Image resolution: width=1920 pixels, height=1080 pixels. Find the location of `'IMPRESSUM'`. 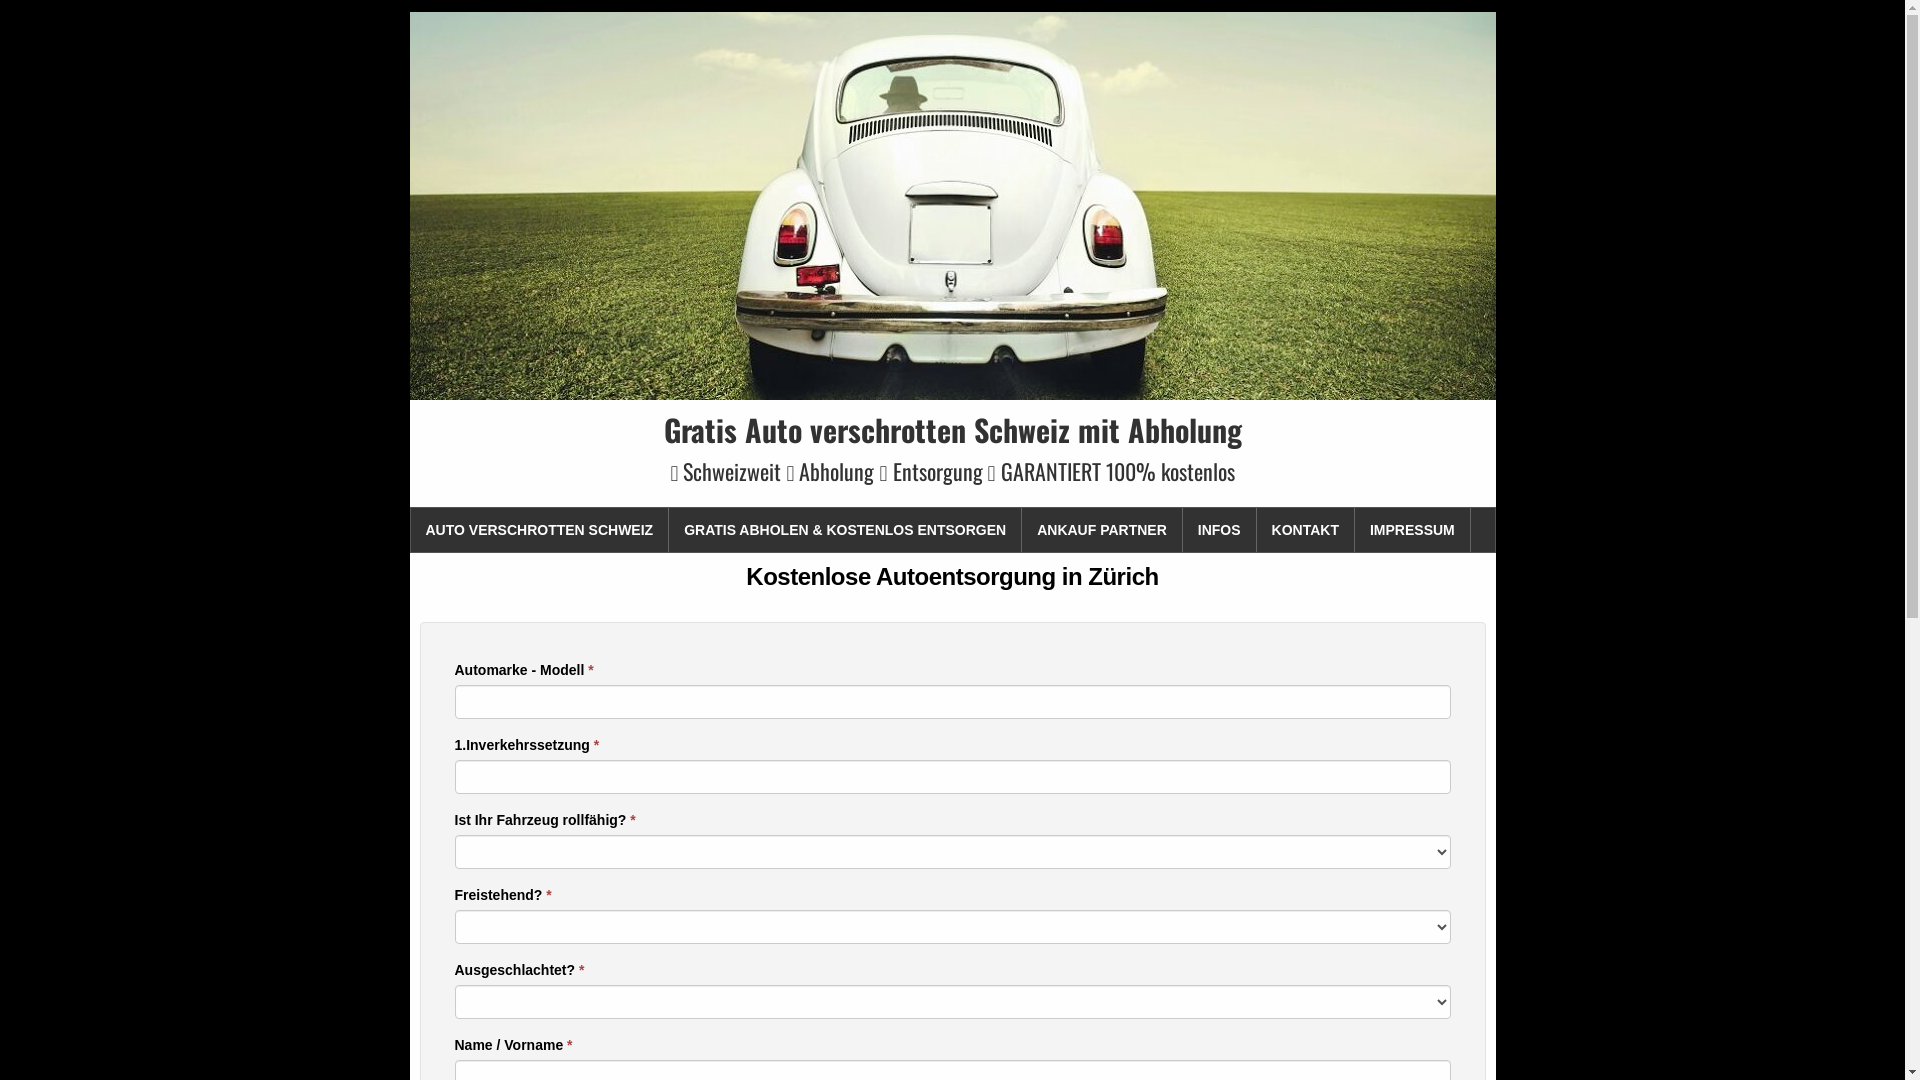

'IMPRESSUM' is located at coordinates (1411, 528).